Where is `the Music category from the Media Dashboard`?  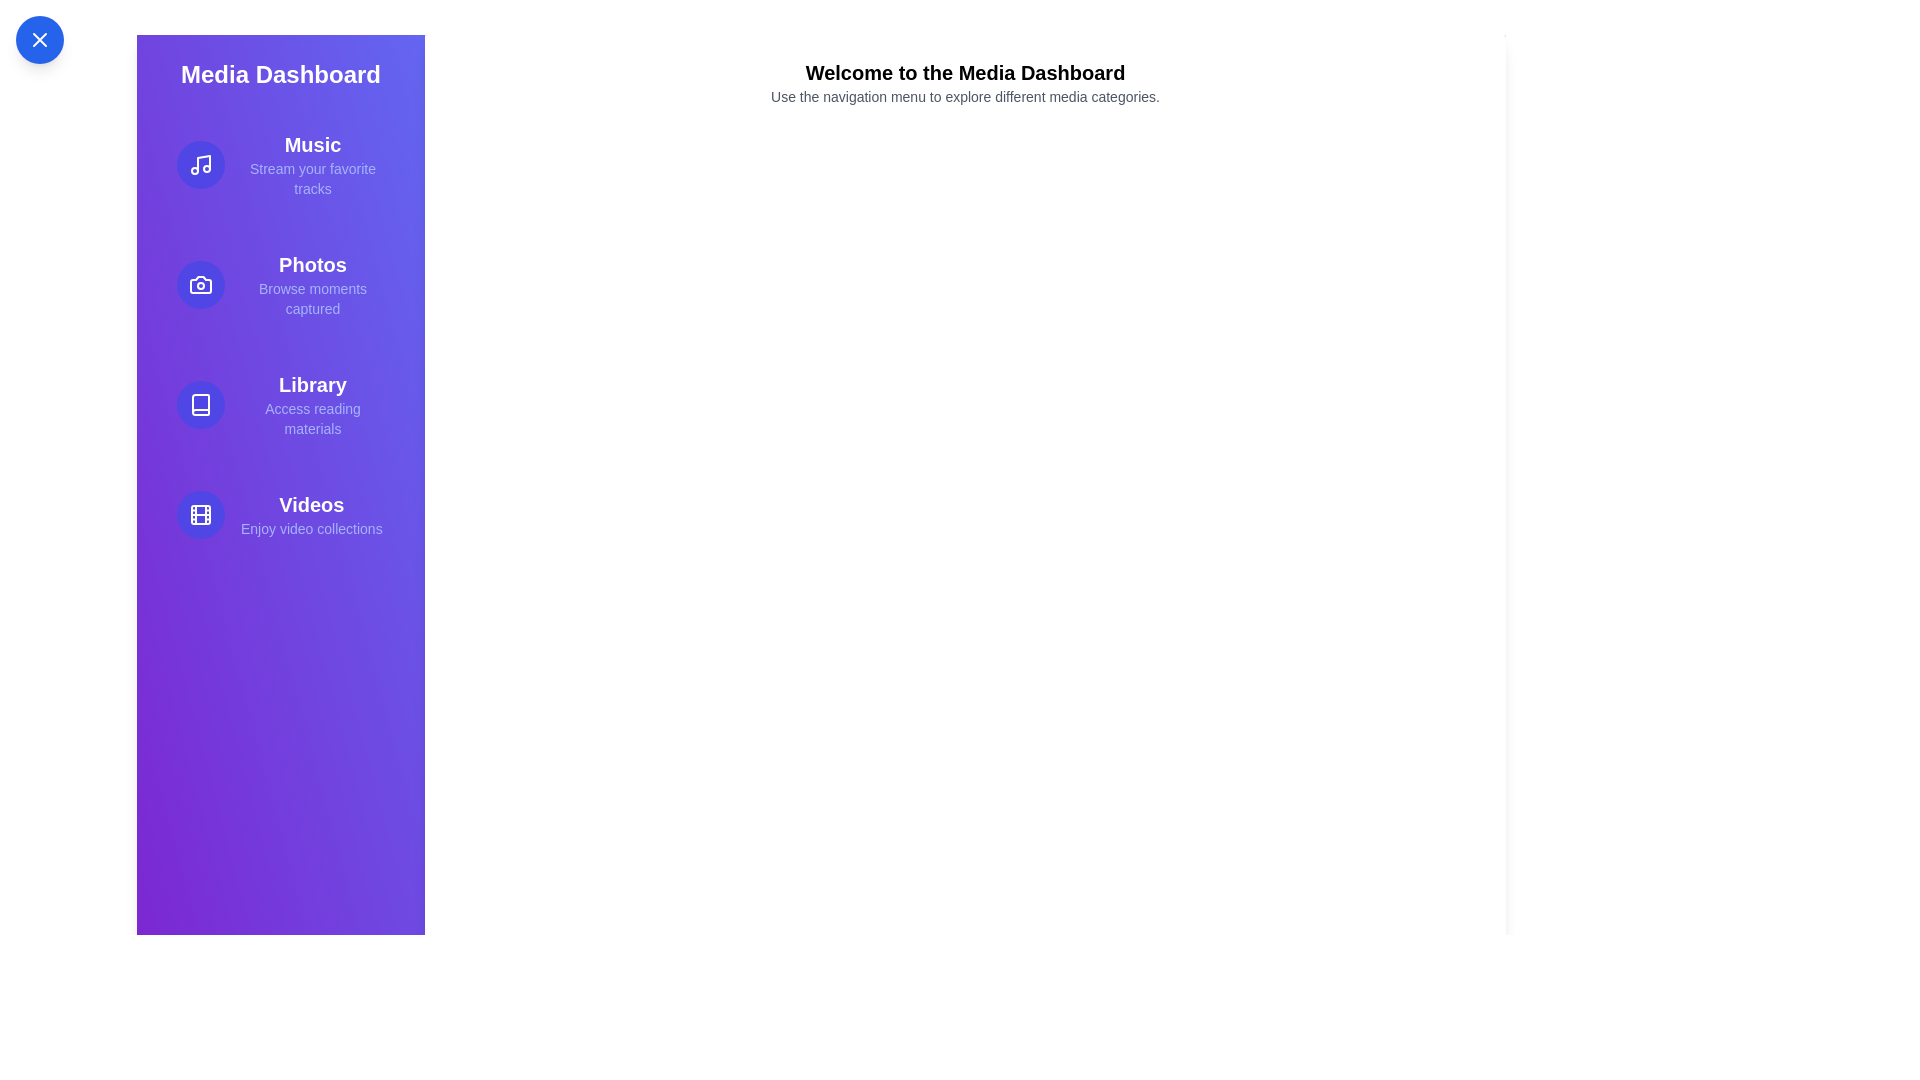
the Music category from the Media Dashboard is located at coordinates (280, 164).